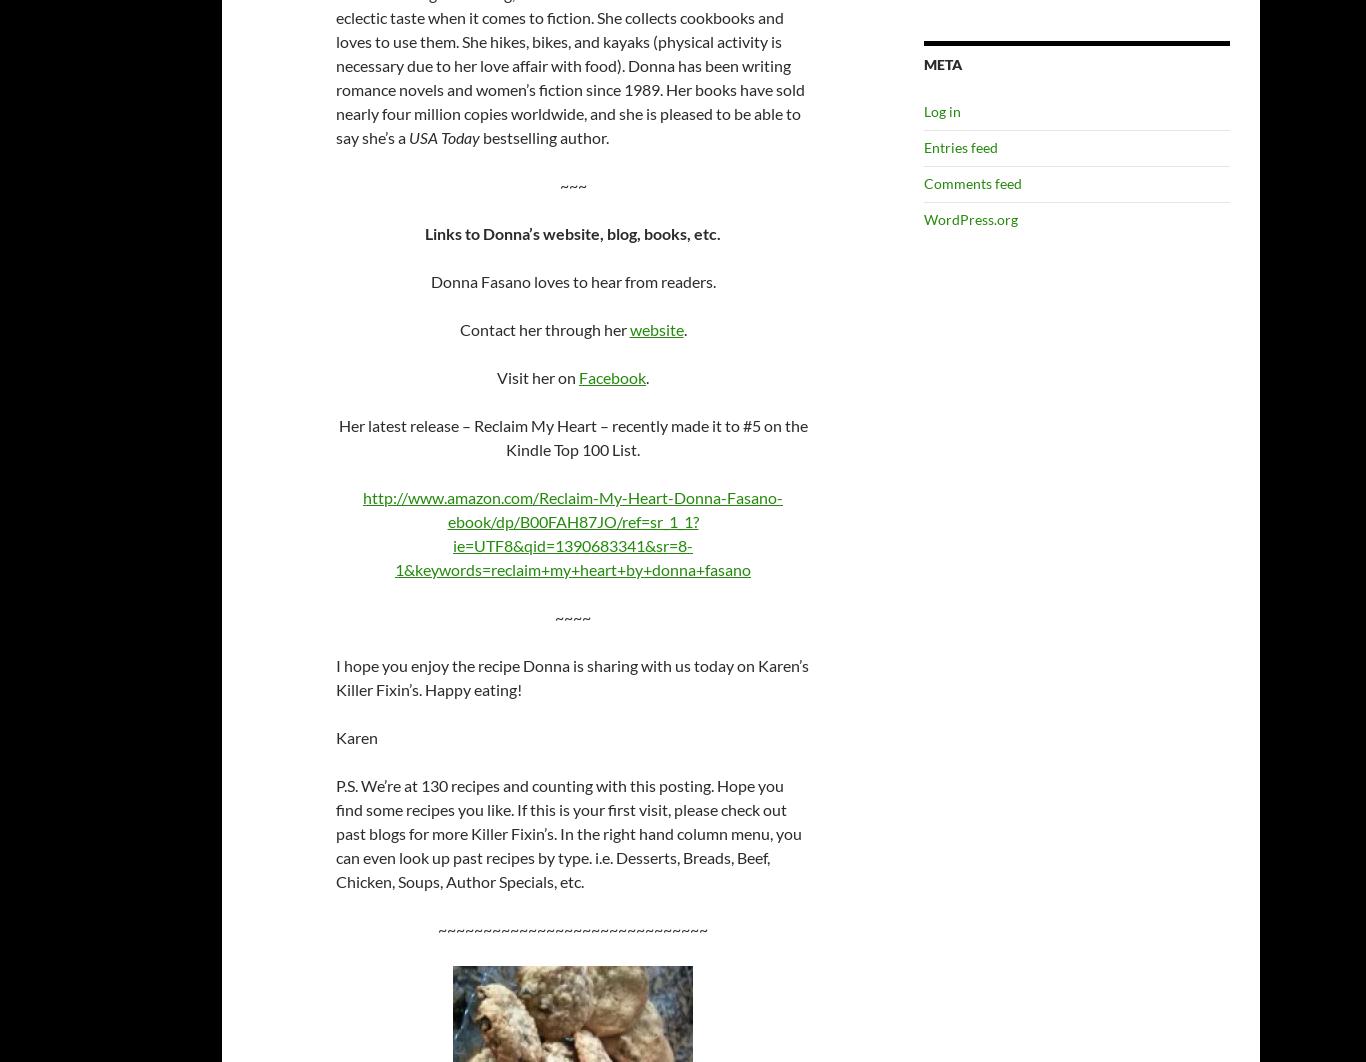 The width and height of the screenshot is (1366, 1062). I want to click on 'I hope you enjoy the recipe Donna is sharing with us today on Karen’s Killer Fixin’s. Happy eating!', so click(336, 677).